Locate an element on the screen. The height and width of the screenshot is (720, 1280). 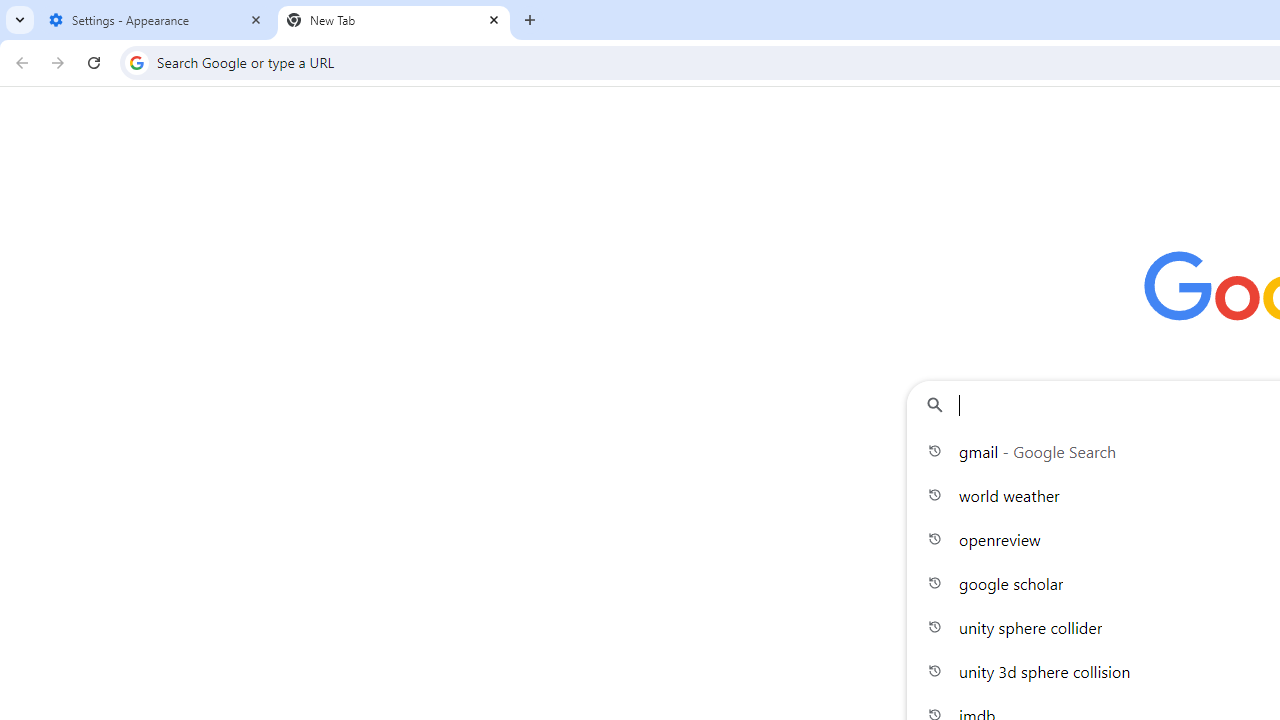
'Settings - Appearance' is located at coordinates (155, 20).